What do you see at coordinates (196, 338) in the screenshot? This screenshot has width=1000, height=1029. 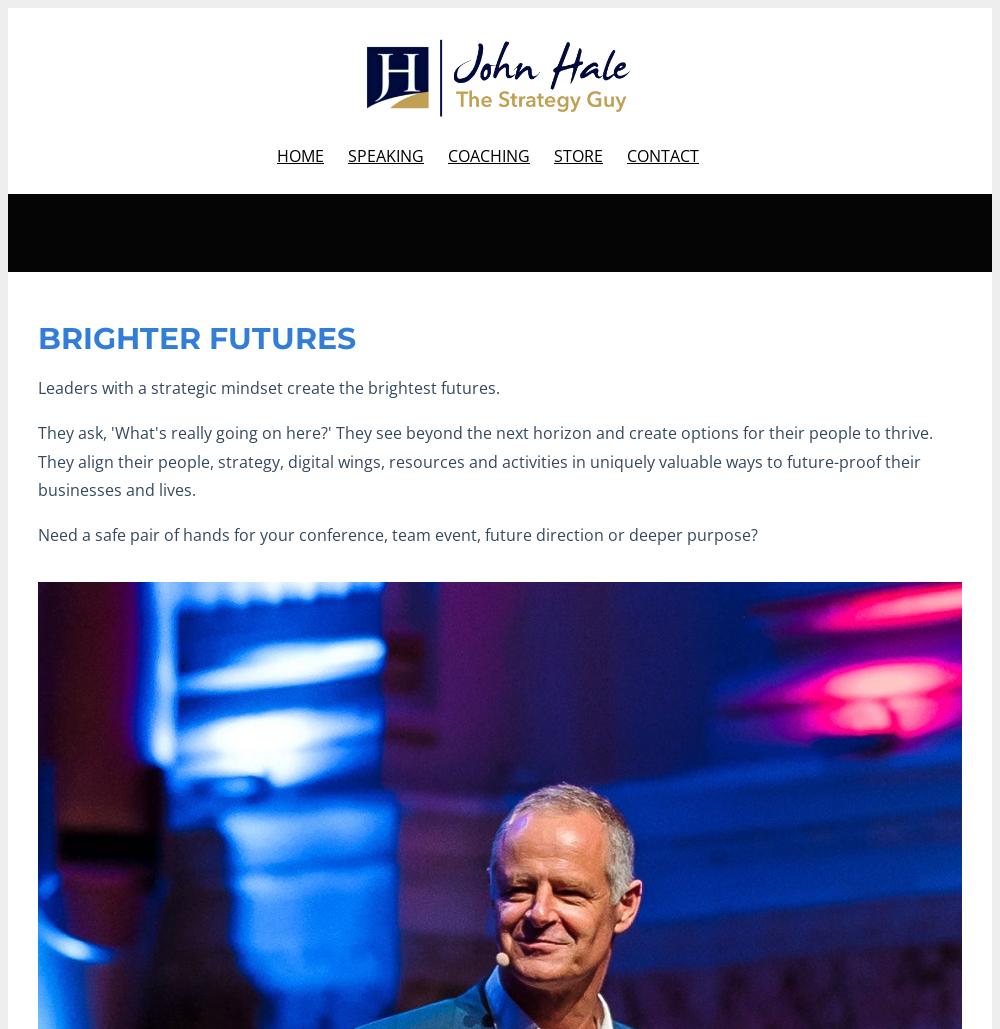 I see `'BRIGHTER FUTURES'` at bounding box center [196, 338].